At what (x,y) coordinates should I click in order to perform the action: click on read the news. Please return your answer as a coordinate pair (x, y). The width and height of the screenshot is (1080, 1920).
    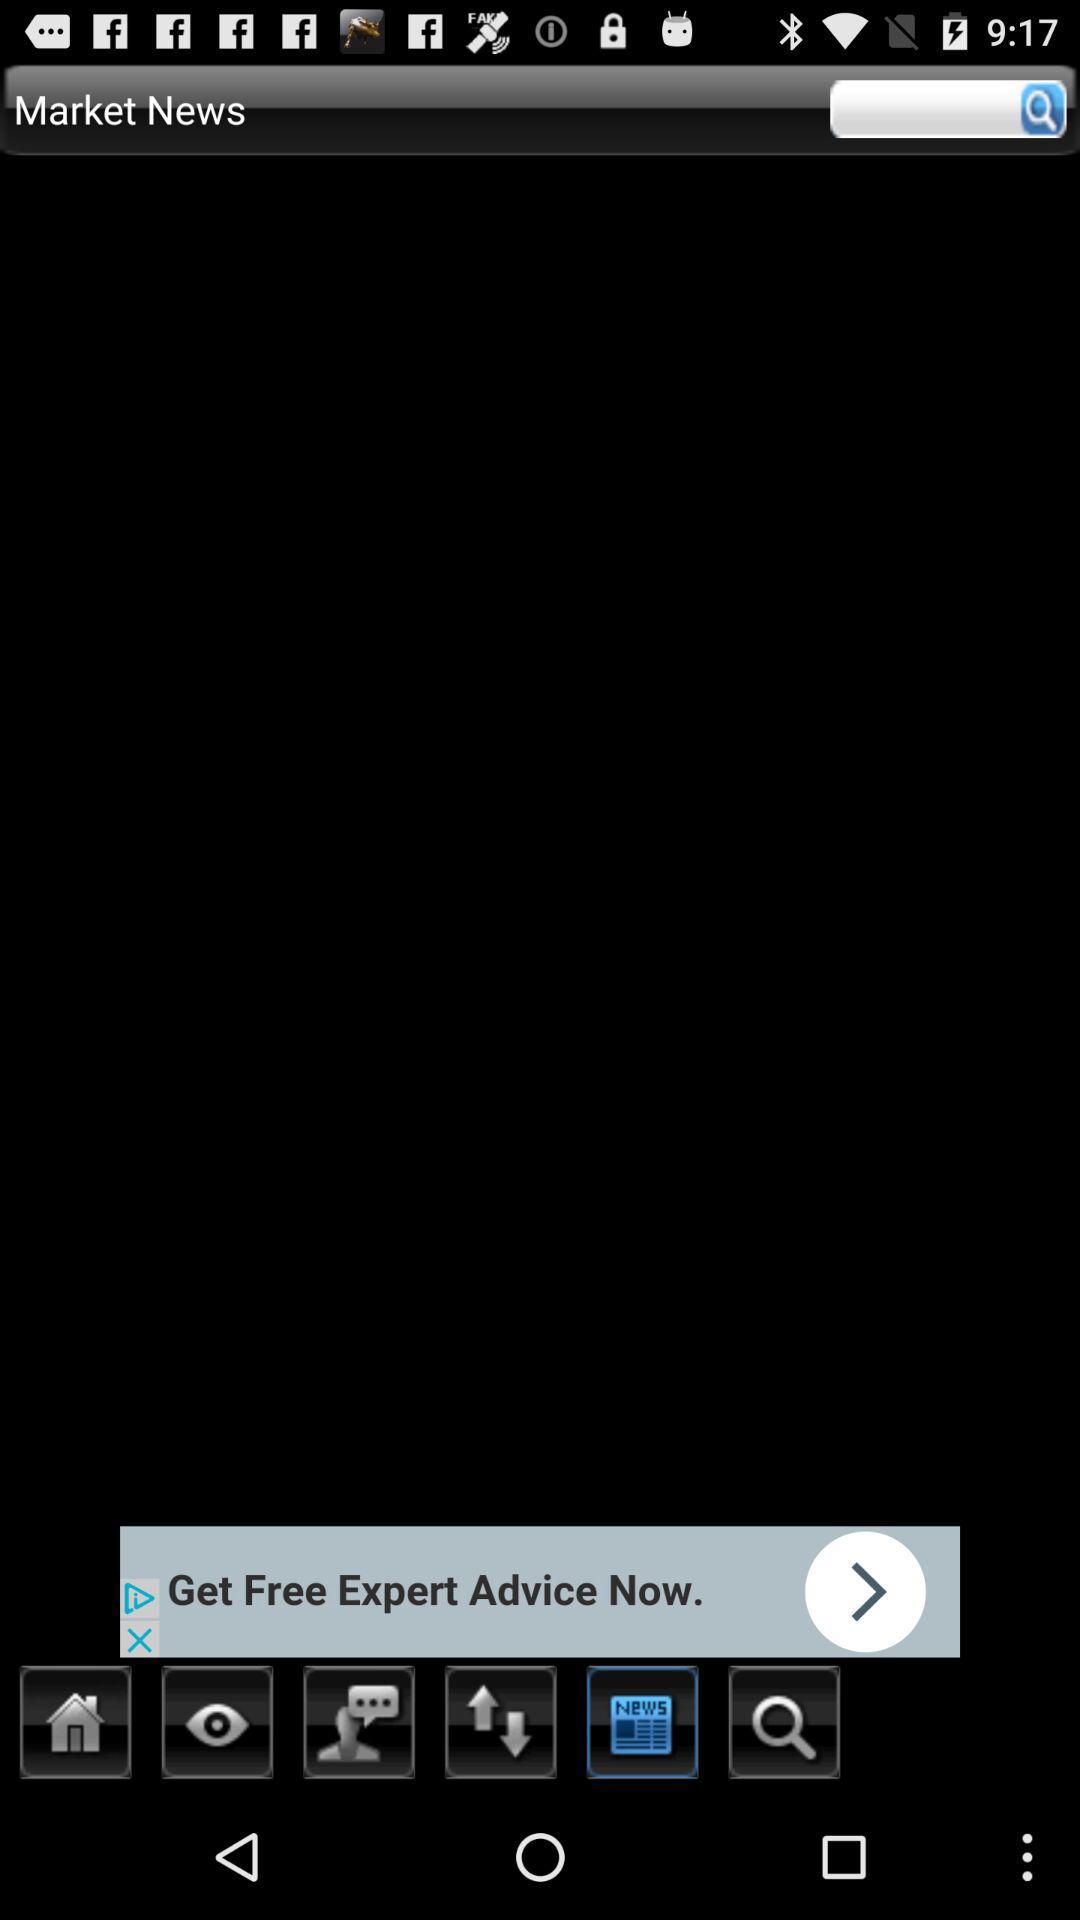
    Looking at the image, I should click on (643, 1727).